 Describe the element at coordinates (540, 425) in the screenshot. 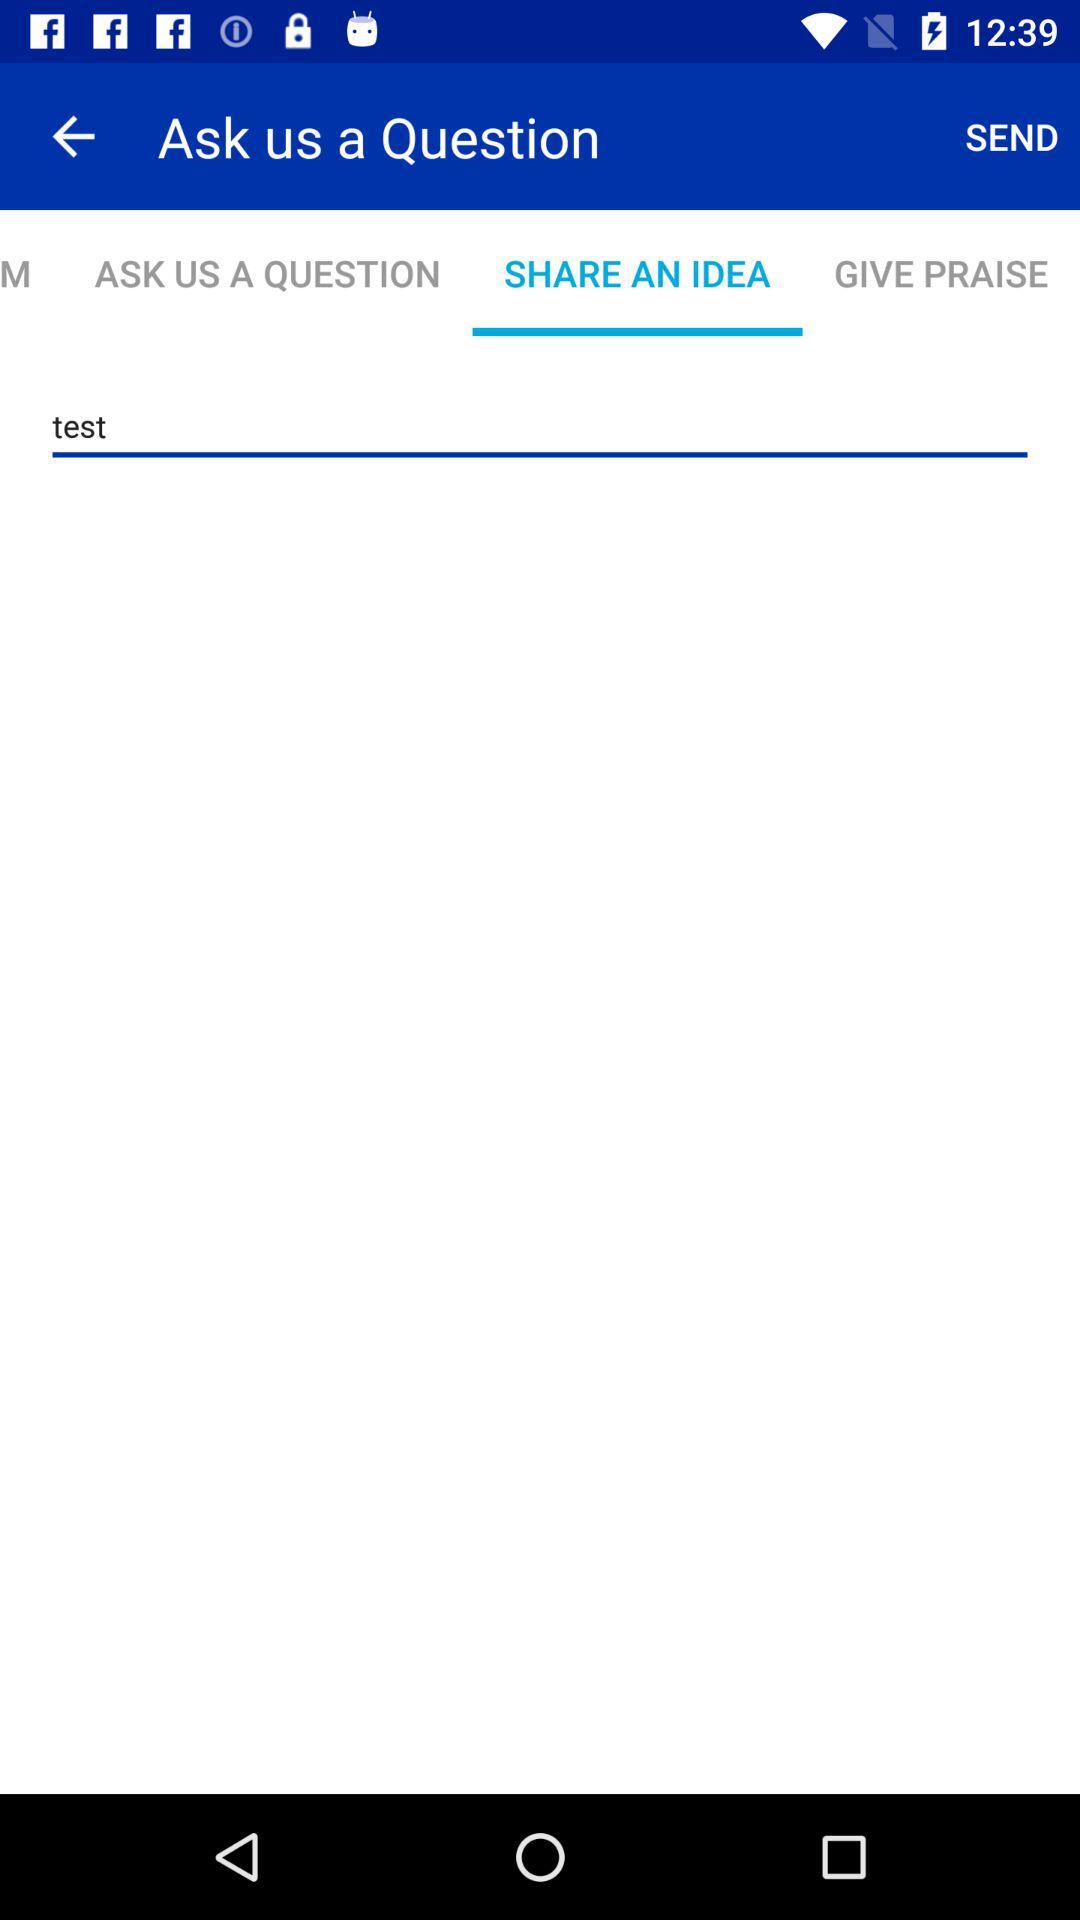

I see `the test item` at that location.